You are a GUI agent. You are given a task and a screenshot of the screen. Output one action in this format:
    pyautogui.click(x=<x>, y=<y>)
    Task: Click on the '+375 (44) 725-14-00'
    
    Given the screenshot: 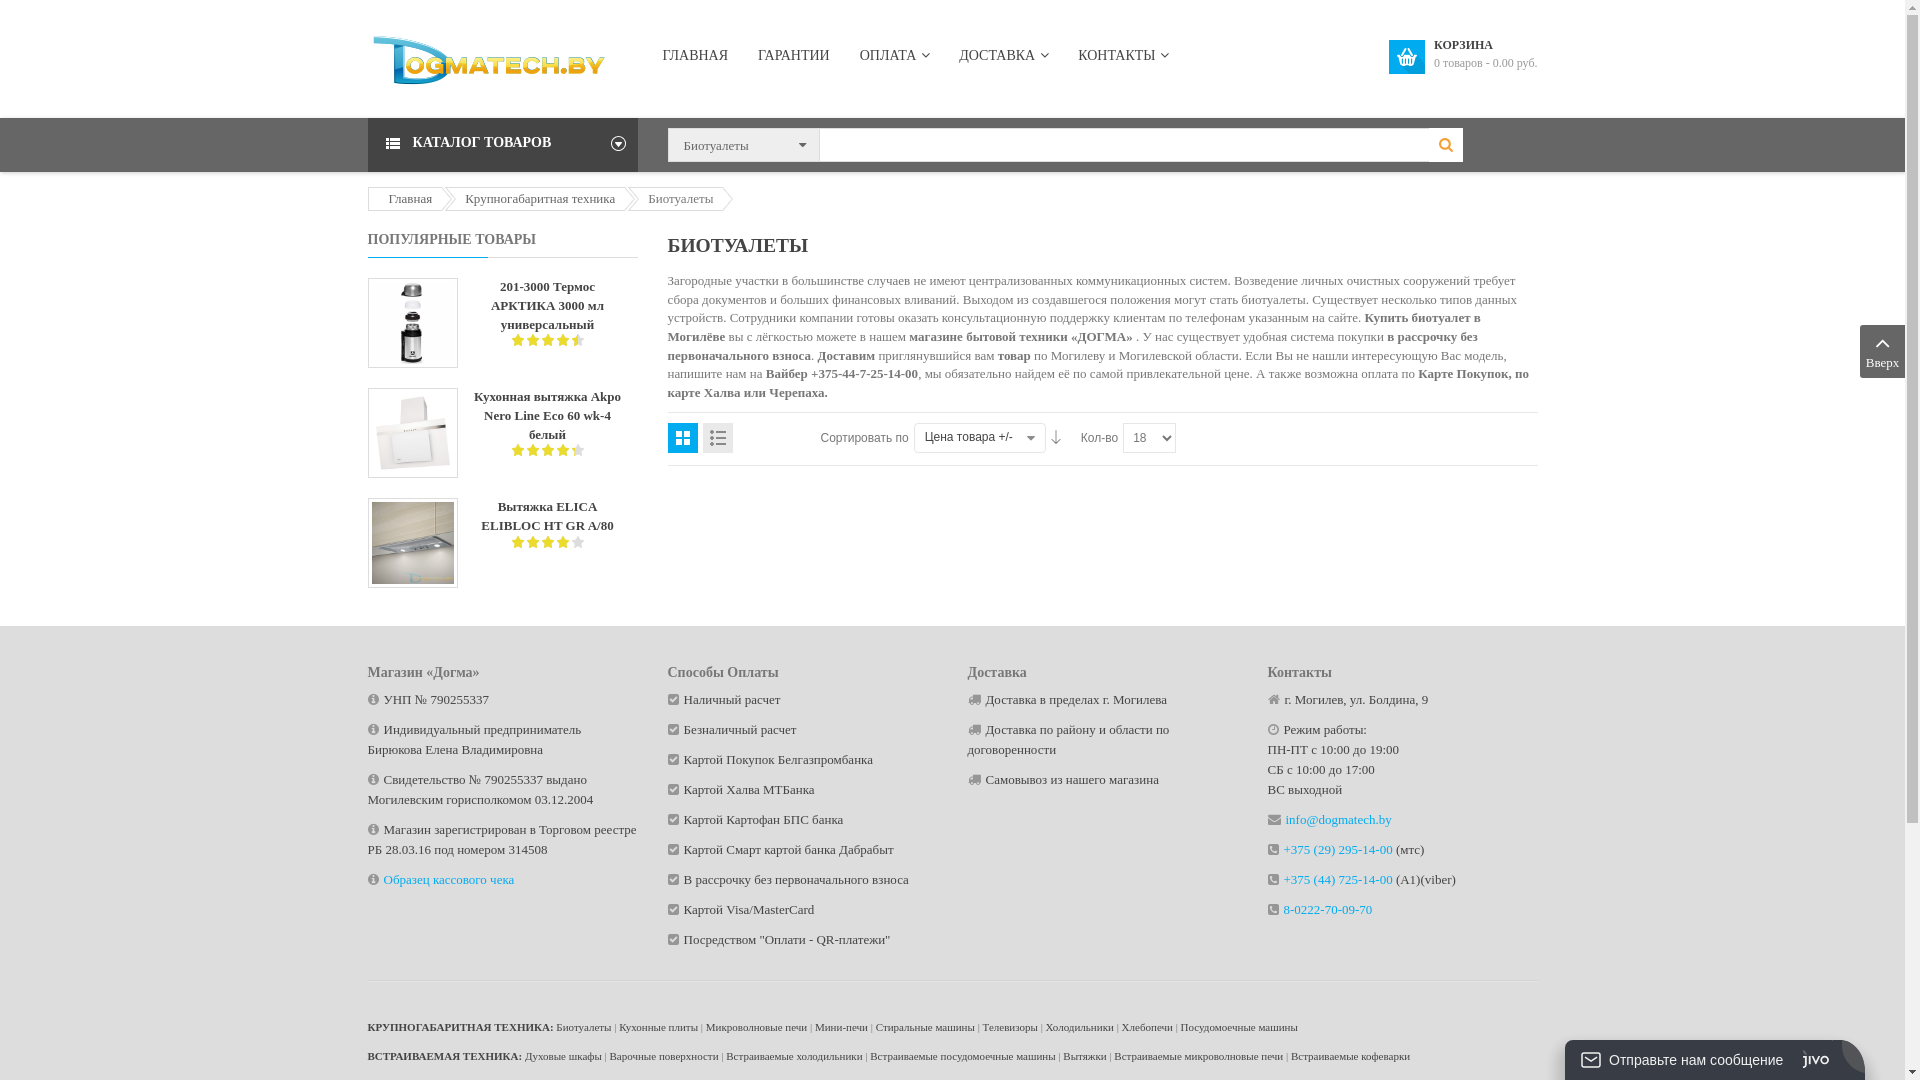 What is the action you would take?
    pyautogui.click(x=1283, y=878)
    